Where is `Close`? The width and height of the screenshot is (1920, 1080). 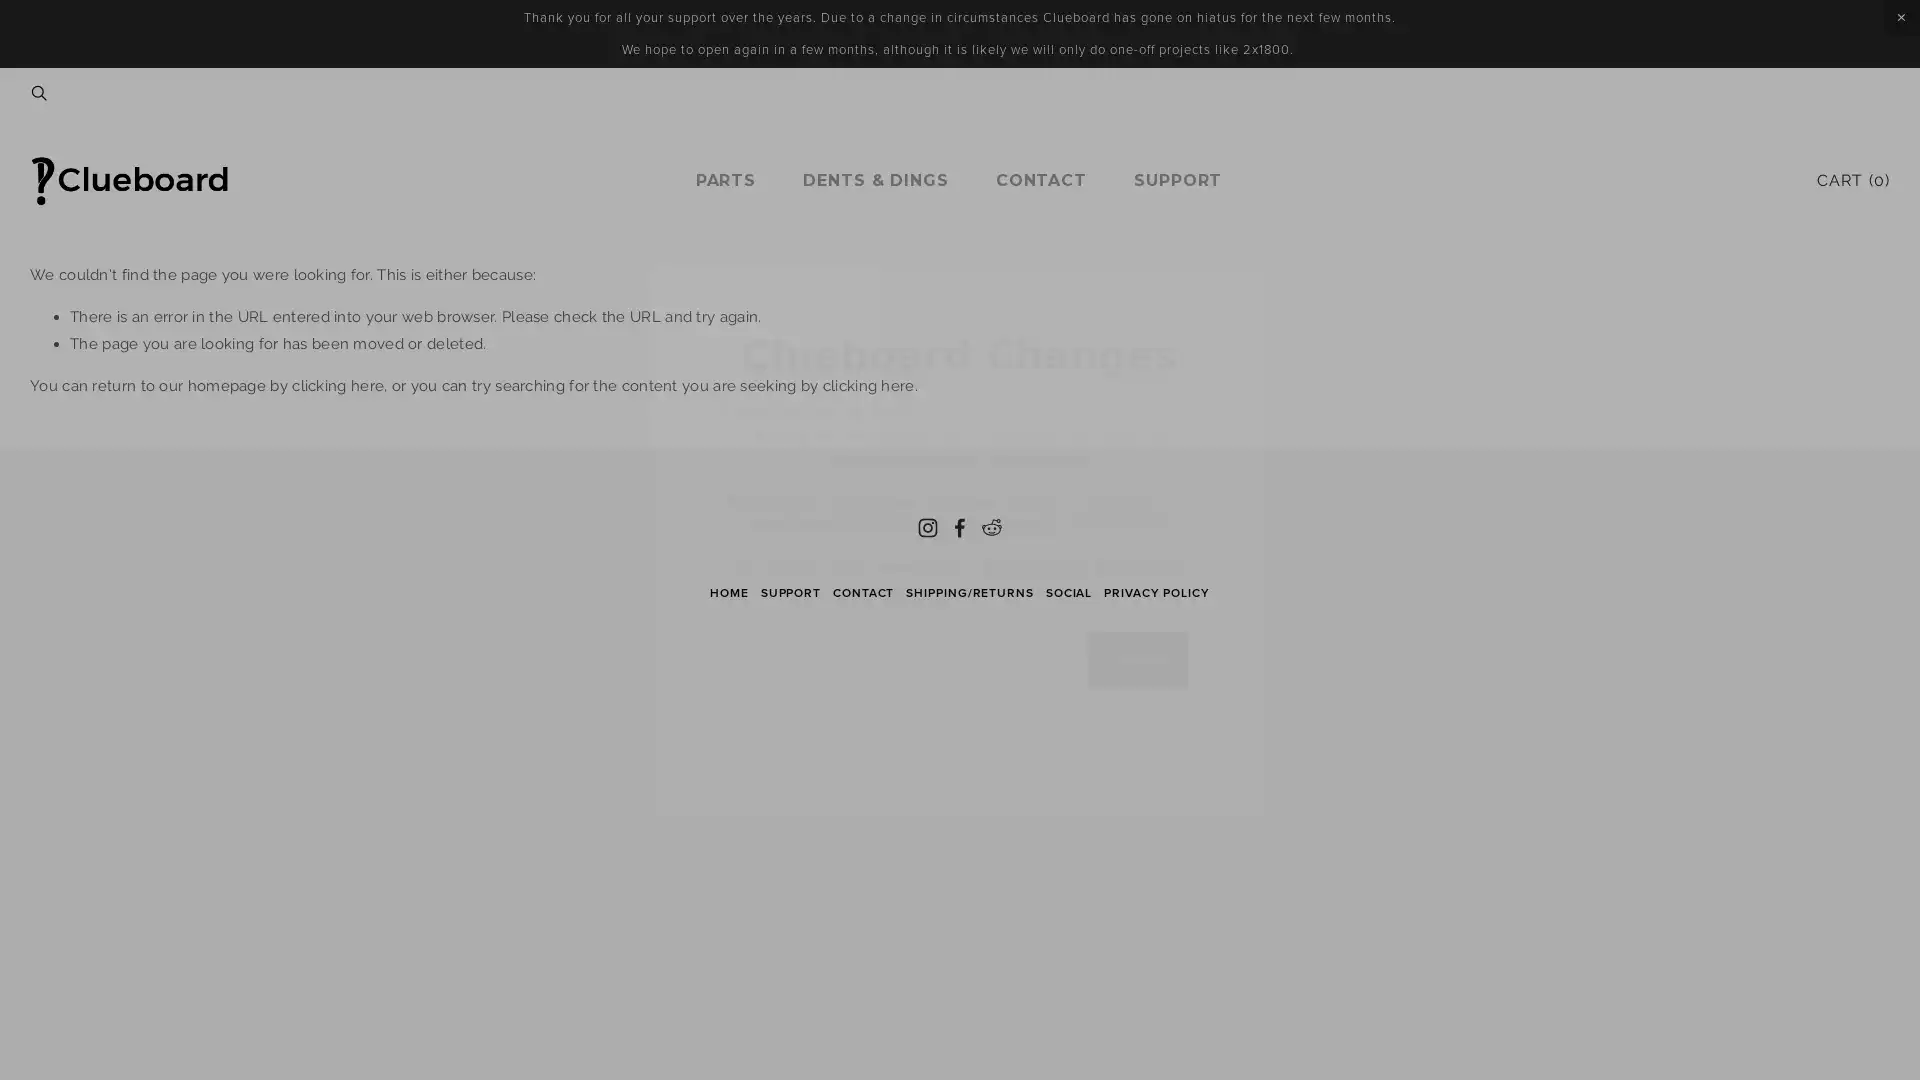 Close is located at coordinates (1246, 288).